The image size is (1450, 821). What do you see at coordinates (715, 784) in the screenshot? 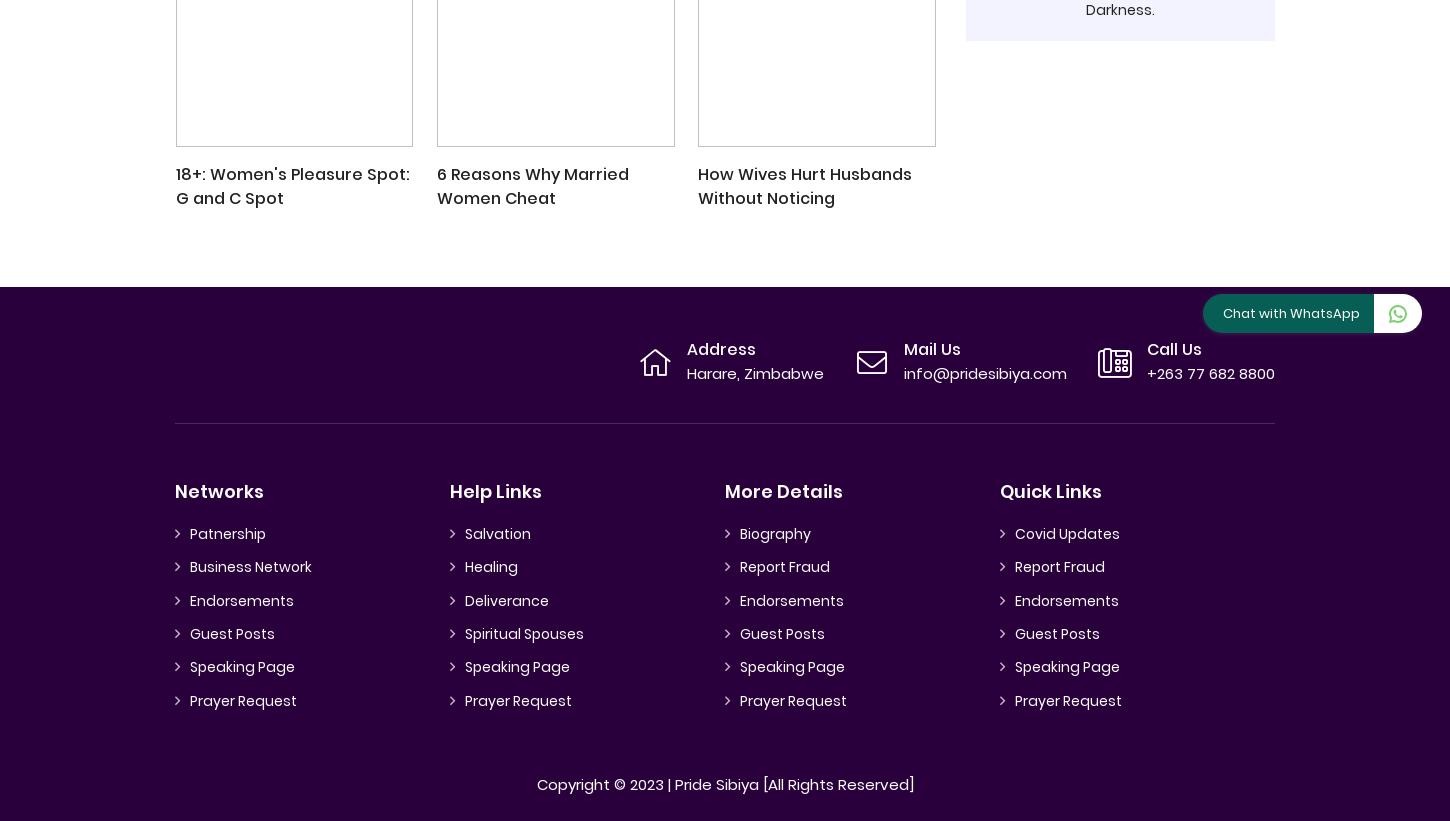
I see `'Pride Sibiya'` at bounding box center [715, 784].